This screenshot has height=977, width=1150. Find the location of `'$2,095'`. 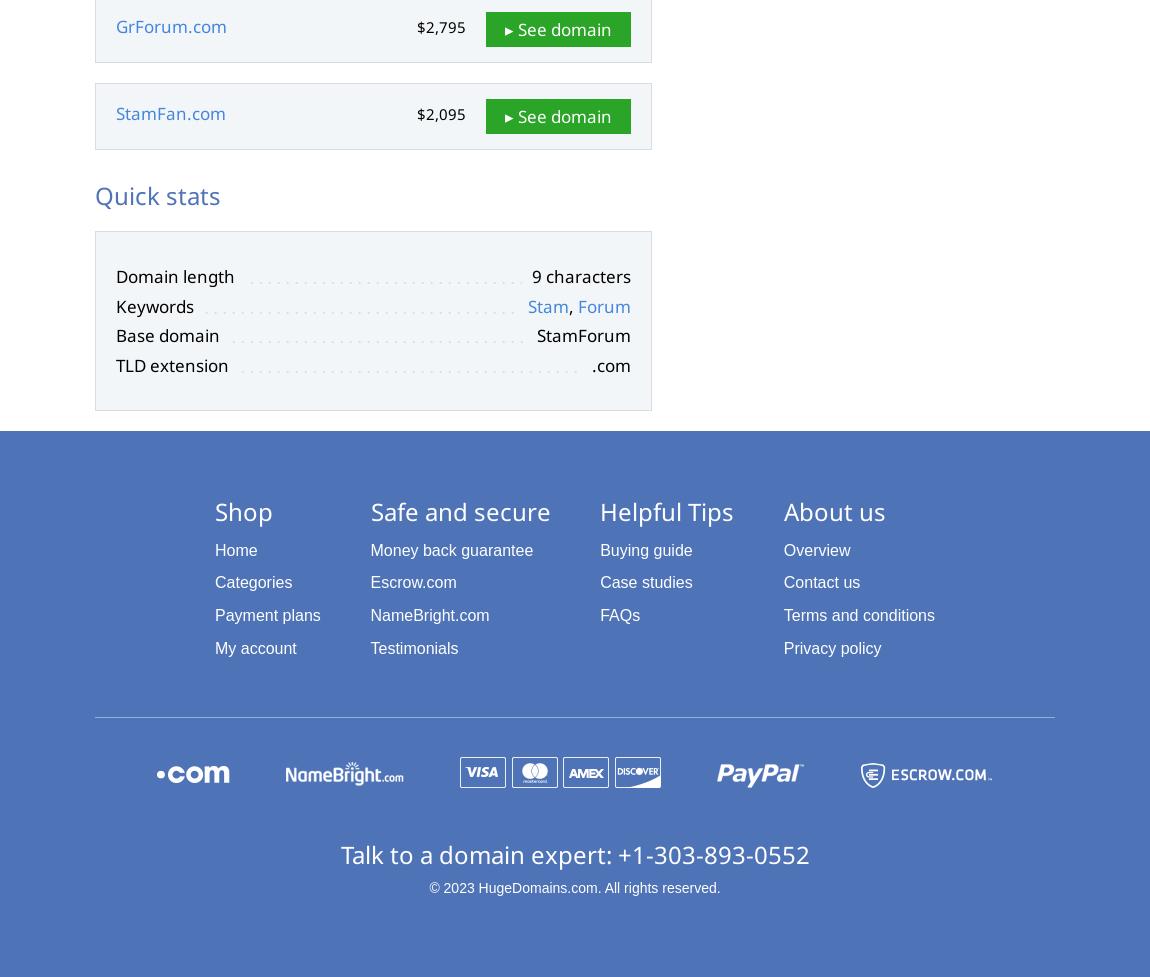

'$2,095' is located at coordinates (441, 114).